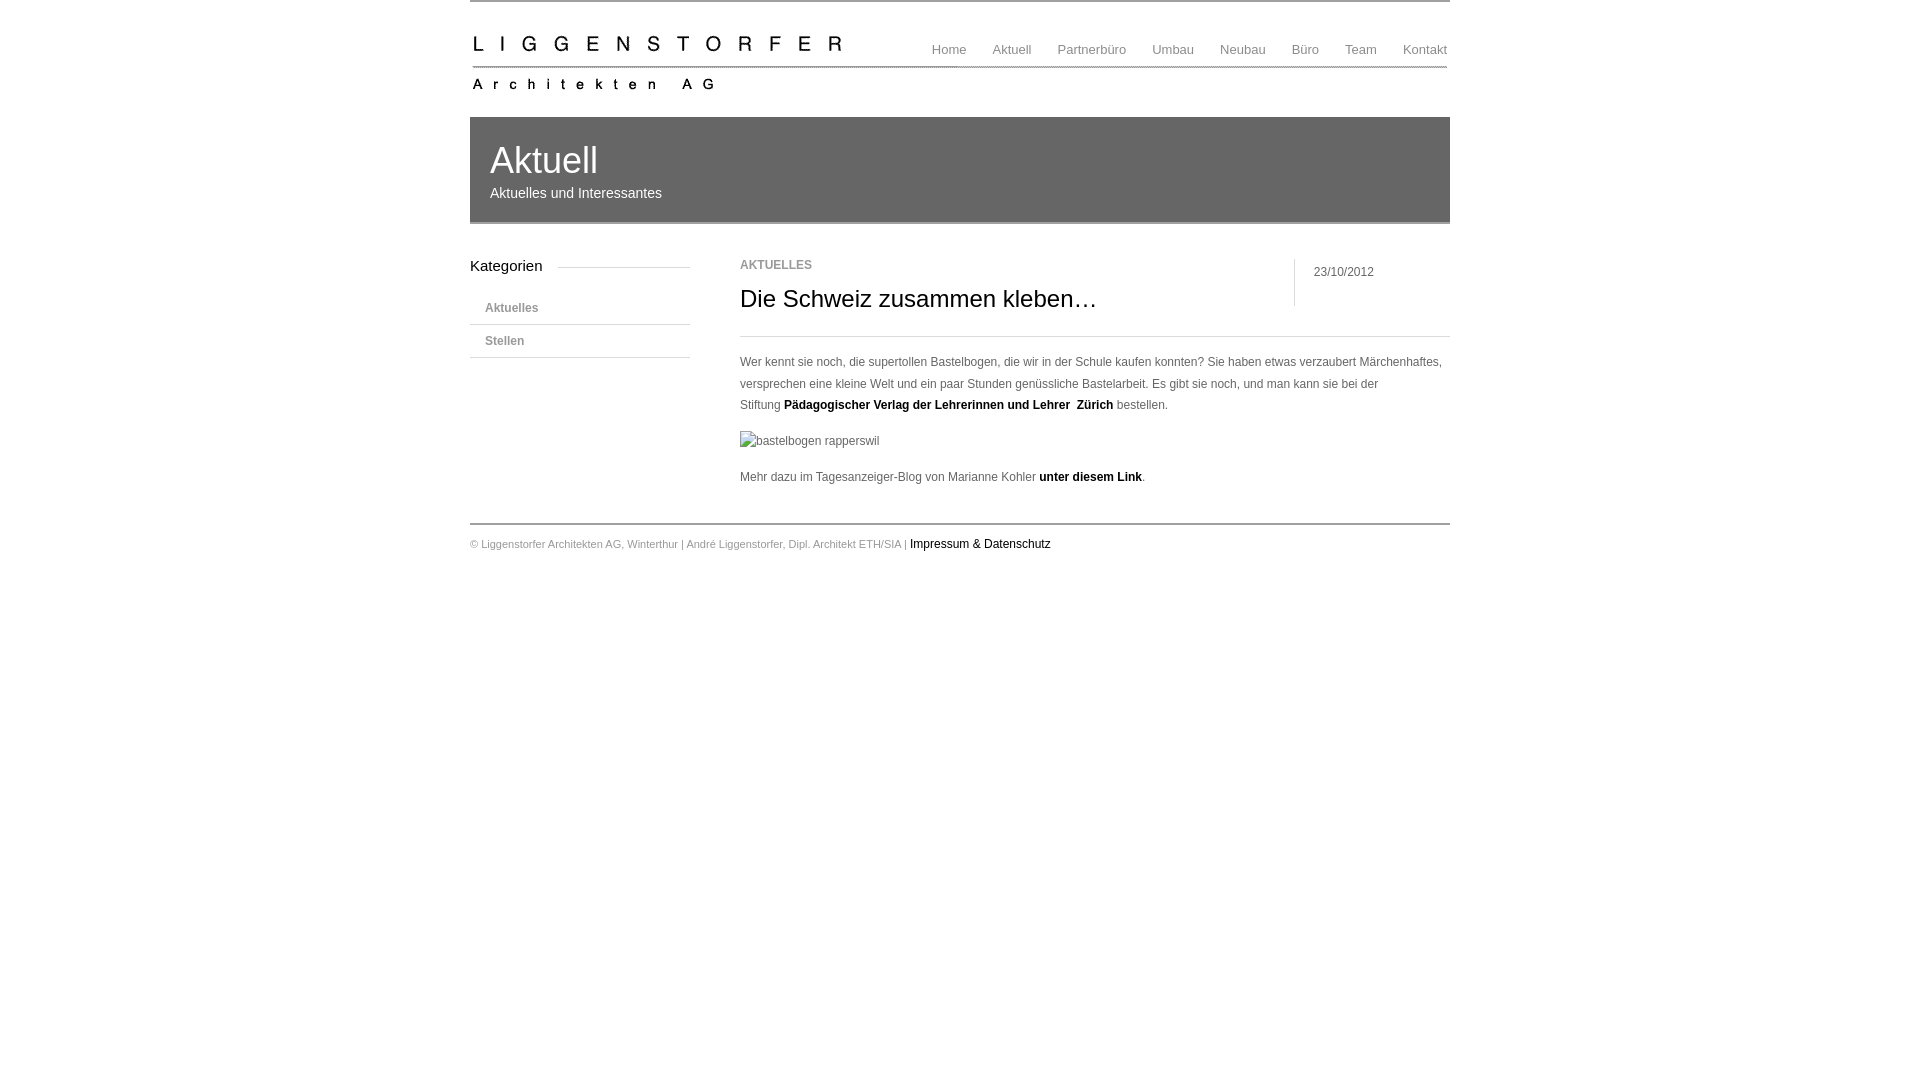 The image size is (1920, 1080). Describe the element at coordinates (980, 543) in the screenshot. I see `'Impressum & Datenschutz'` at that location.